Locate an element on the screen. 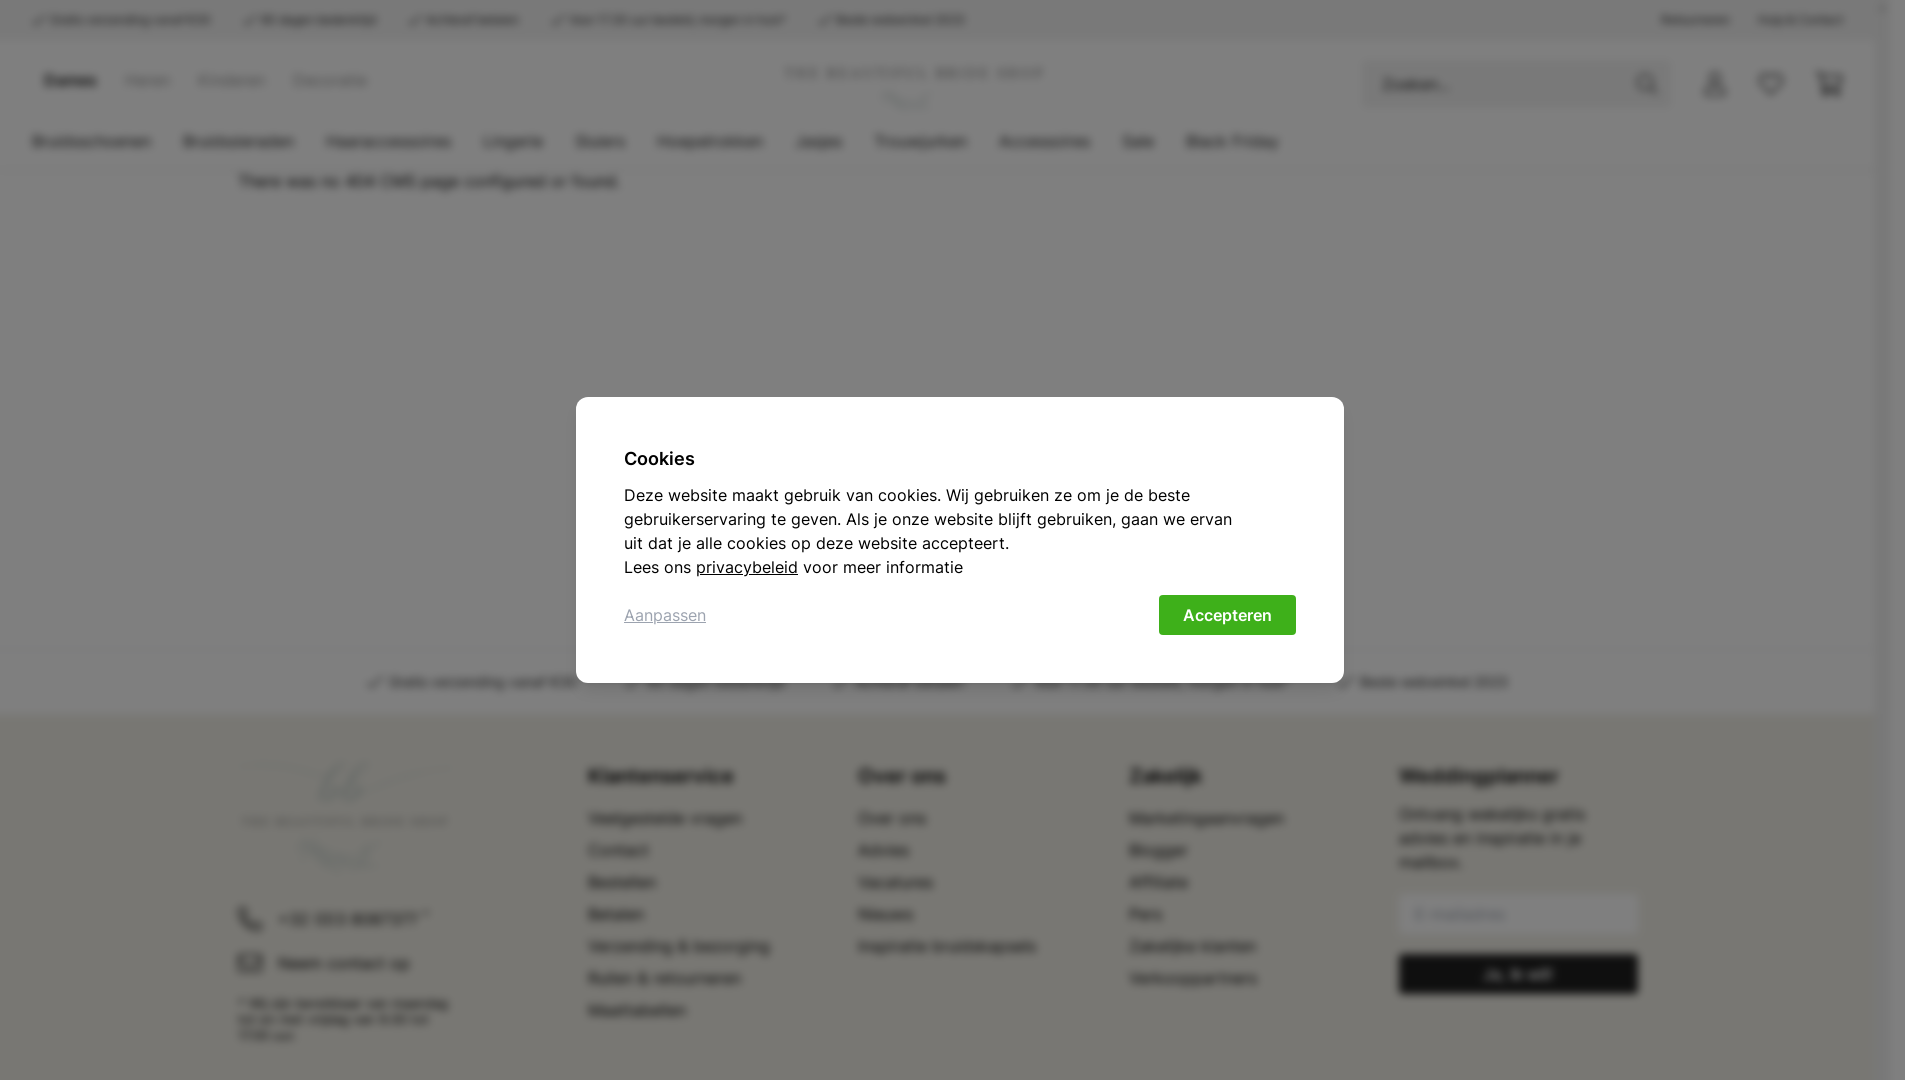 This screenshot has width=1920, height=1080. 'Vacatures' is located at coordinates (894, 881).